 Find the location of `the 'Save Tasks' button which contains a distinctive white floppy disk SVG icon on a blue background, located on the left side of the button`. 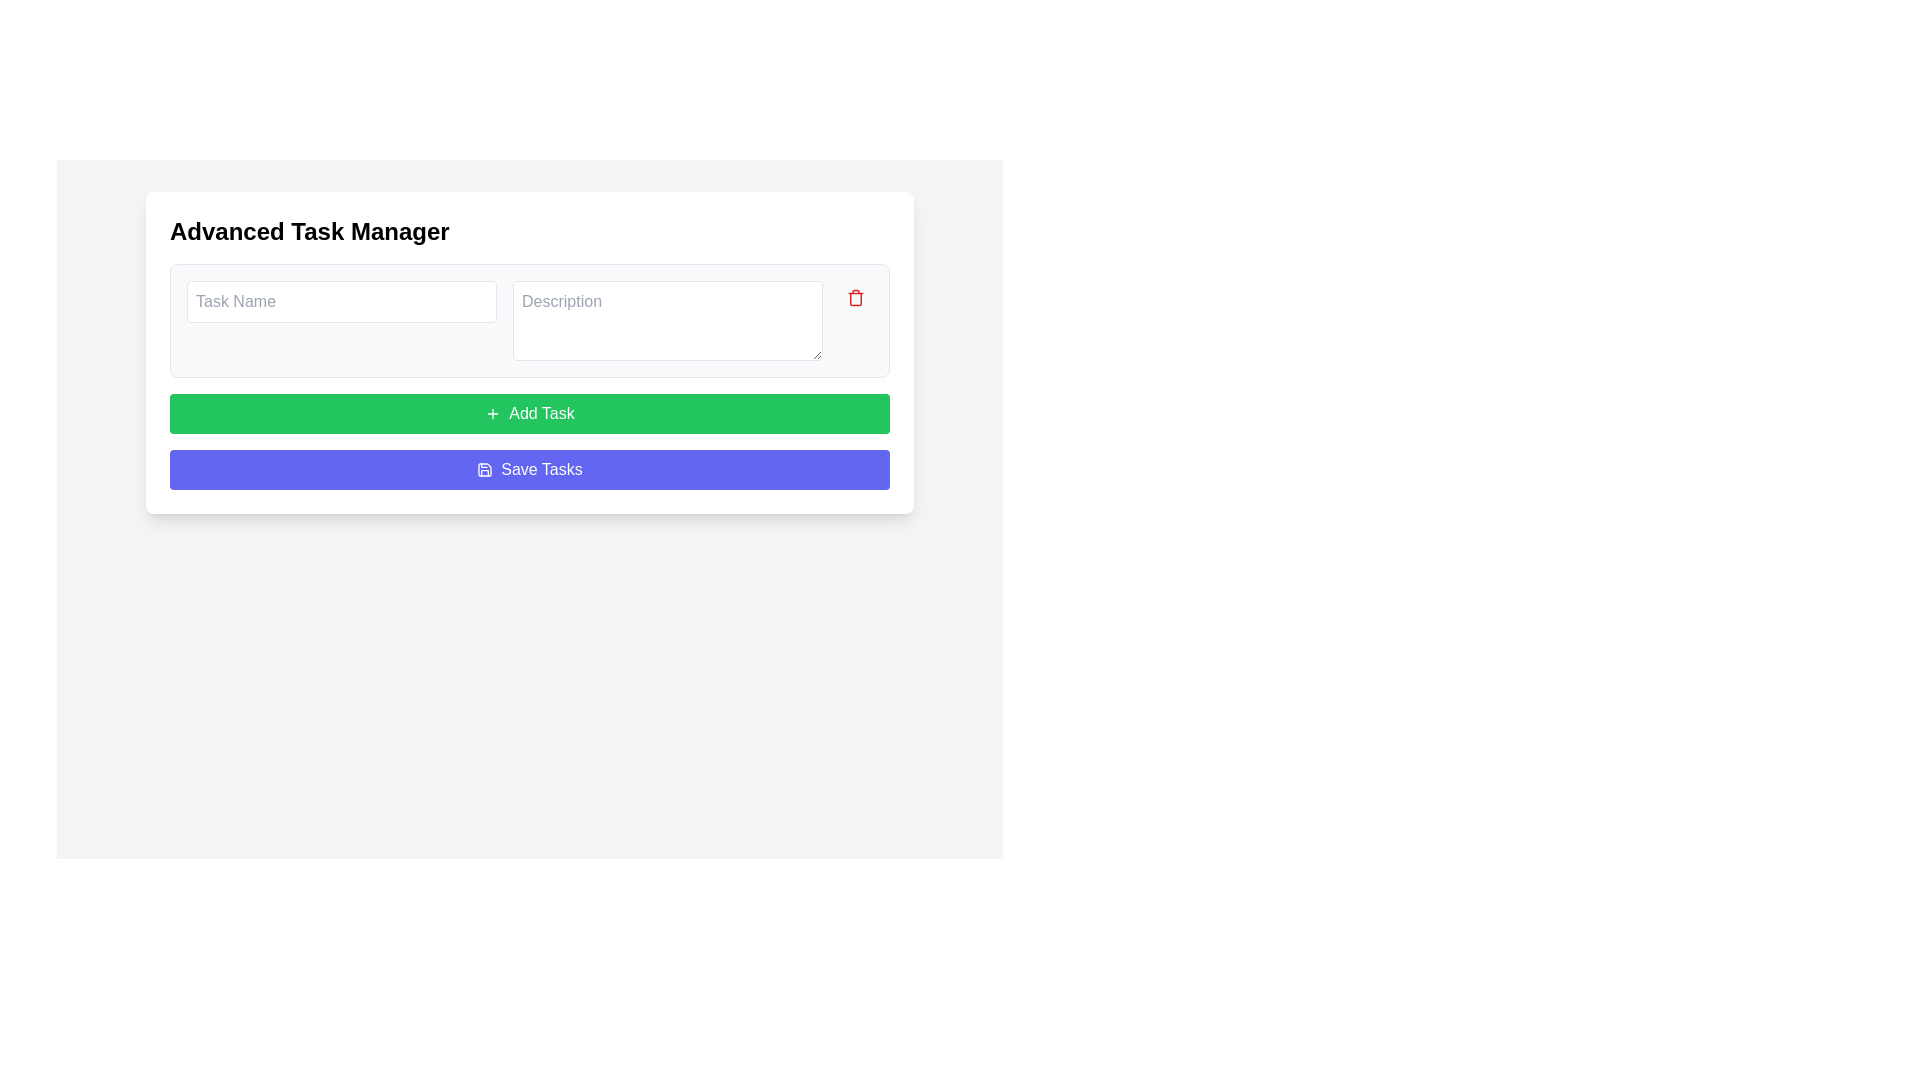

the 'Save Tasks' button which contains a distinctive white floppy disk SVG icon on a blue background, located on the left side of the button is located at coordinates (485, 470).